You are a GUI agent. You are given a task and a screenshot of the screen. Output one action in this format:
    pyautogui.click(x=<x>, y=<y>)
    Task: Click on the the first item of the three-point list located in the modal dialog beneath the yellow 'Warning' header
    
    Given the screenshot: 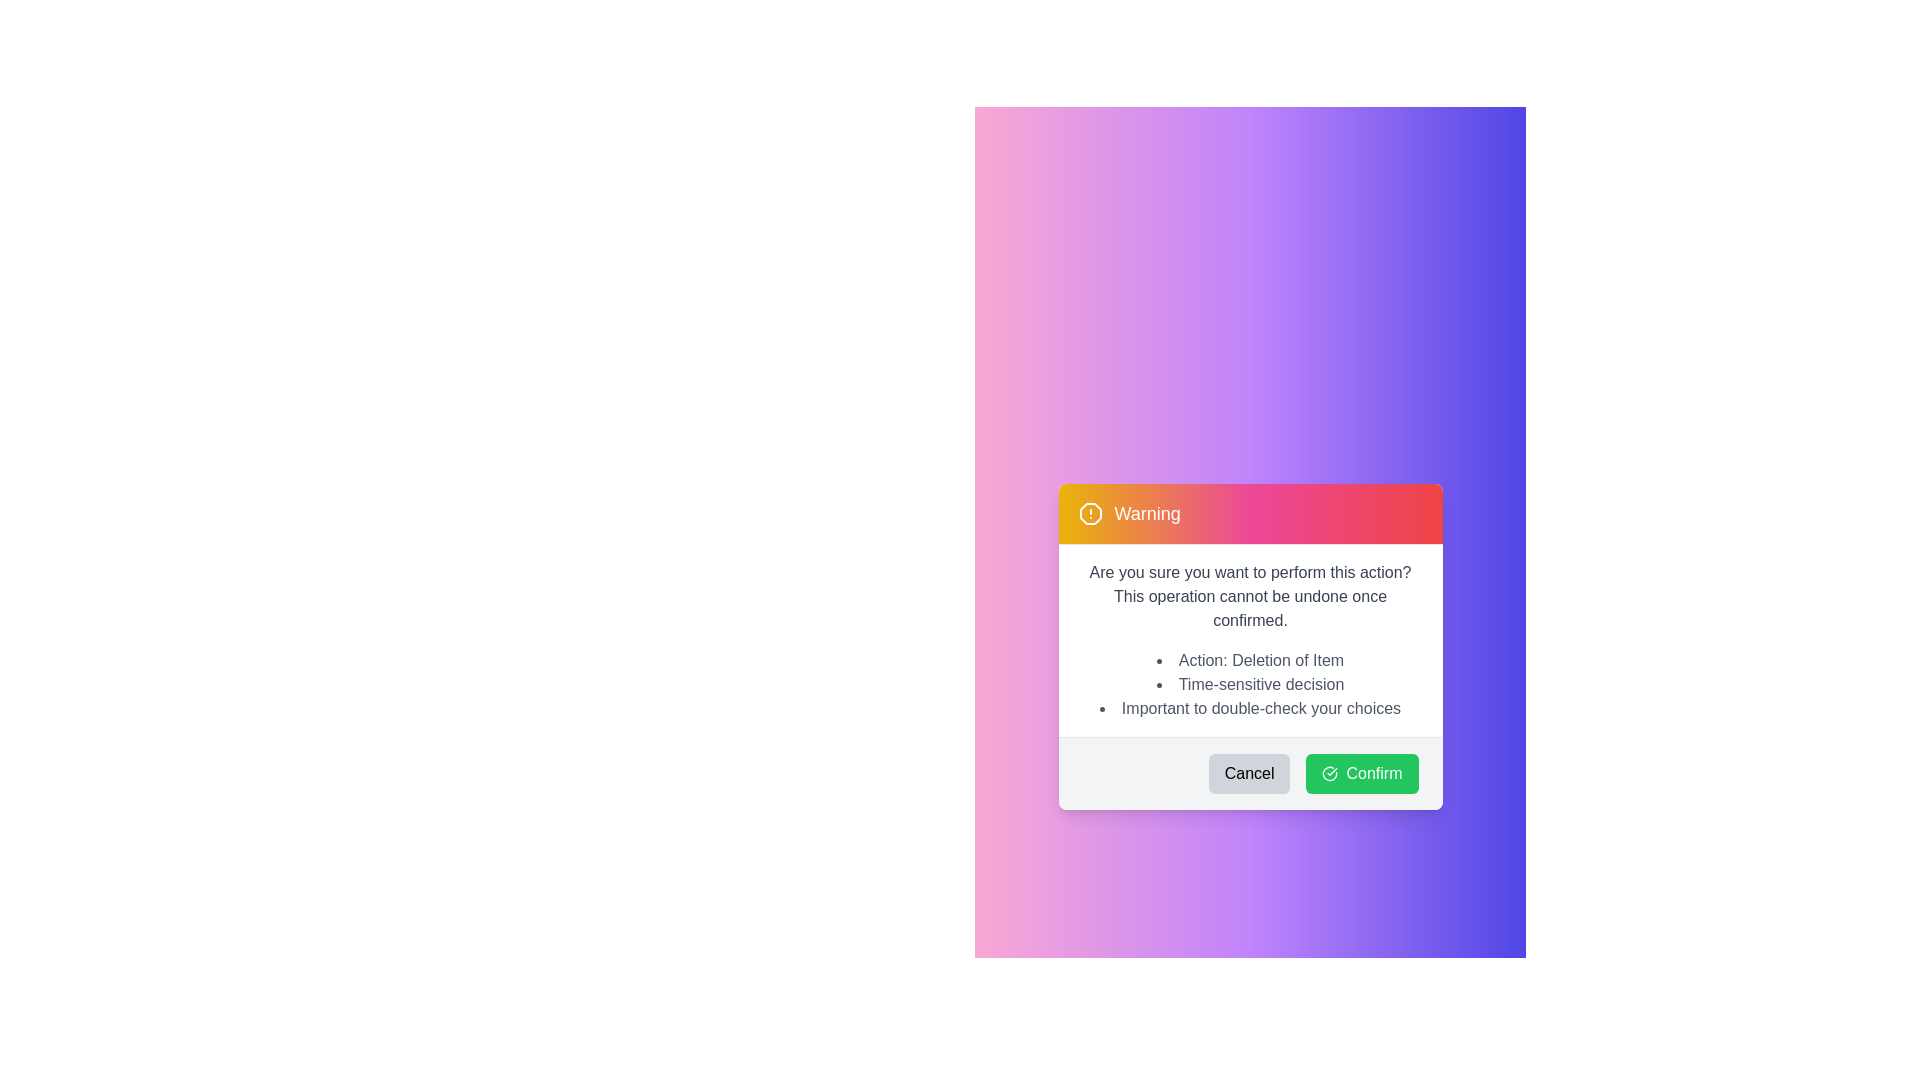 What is the action you would take?
    pyautogui.click(x=1249, y=660)
    